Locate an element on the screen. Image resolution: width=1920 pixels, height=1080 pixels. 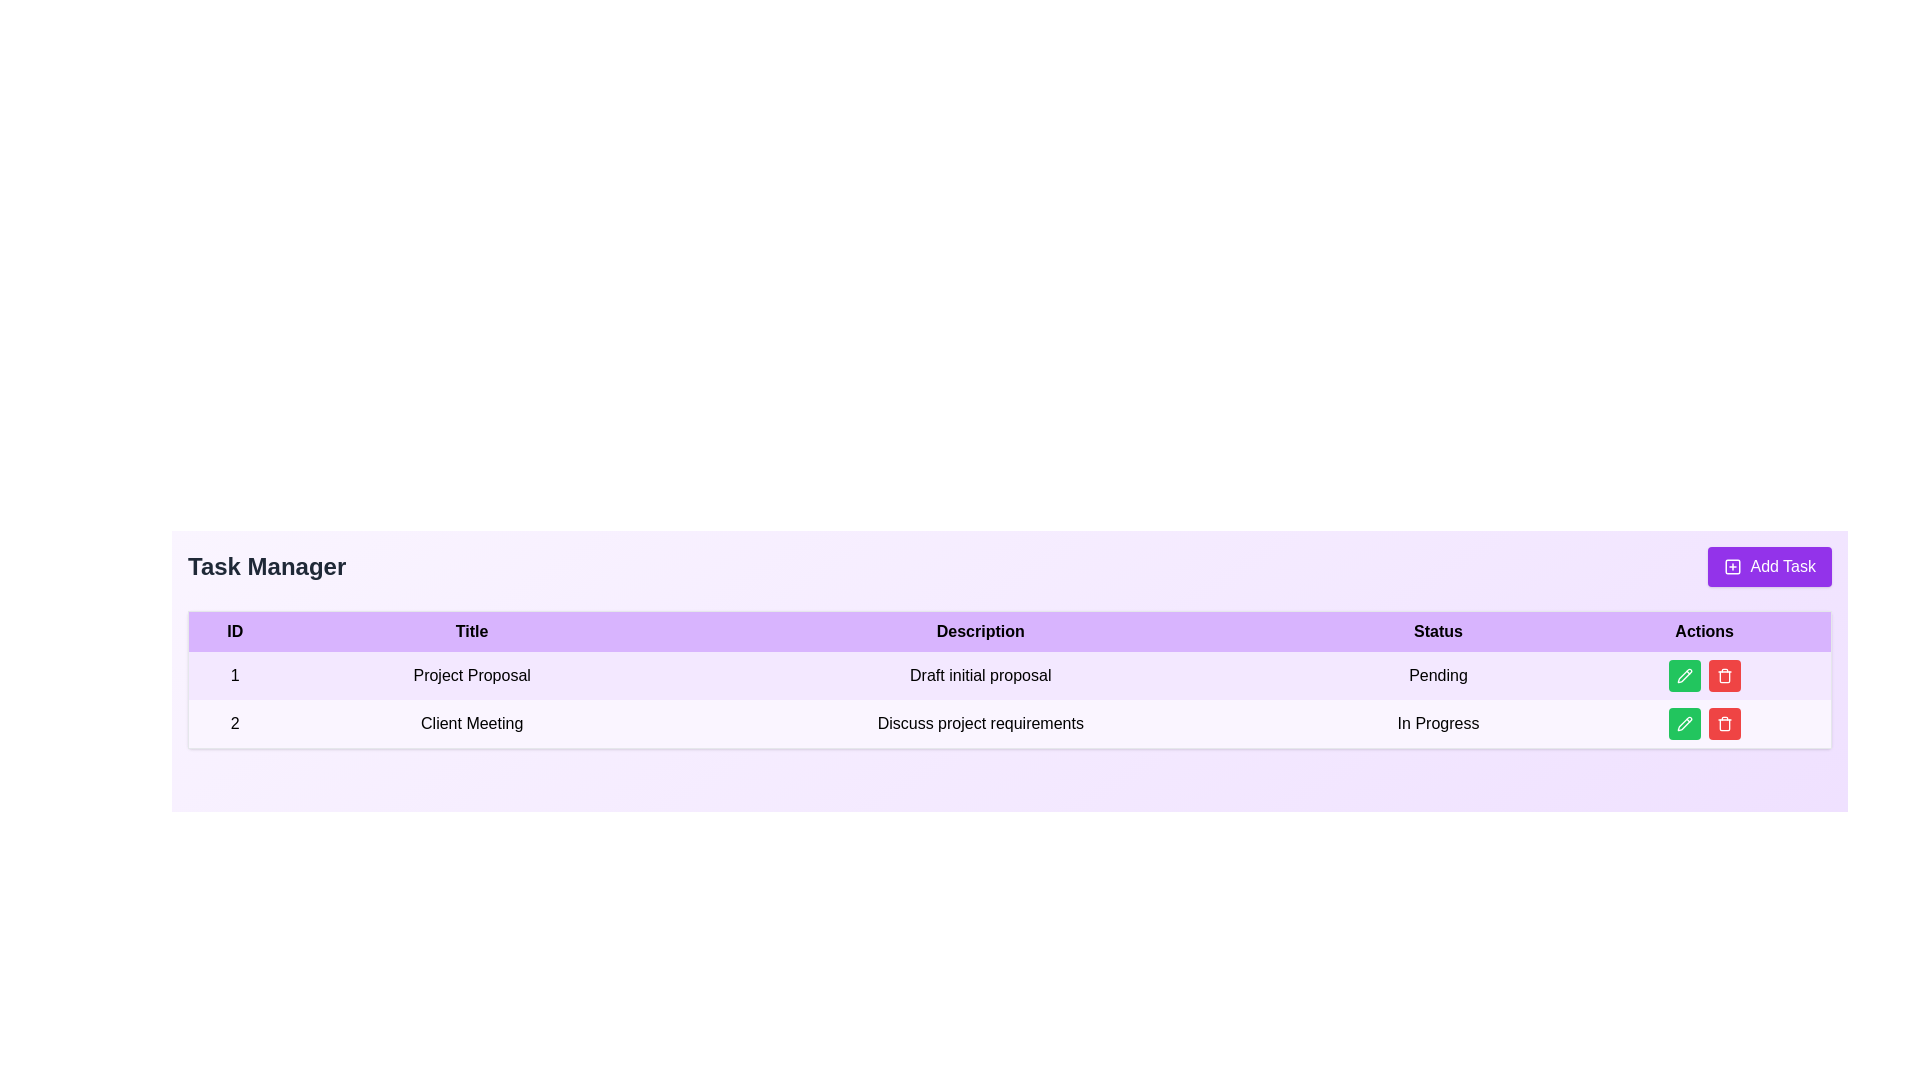
the 'Project Proposal' text label is located at coordinates (471, 675).